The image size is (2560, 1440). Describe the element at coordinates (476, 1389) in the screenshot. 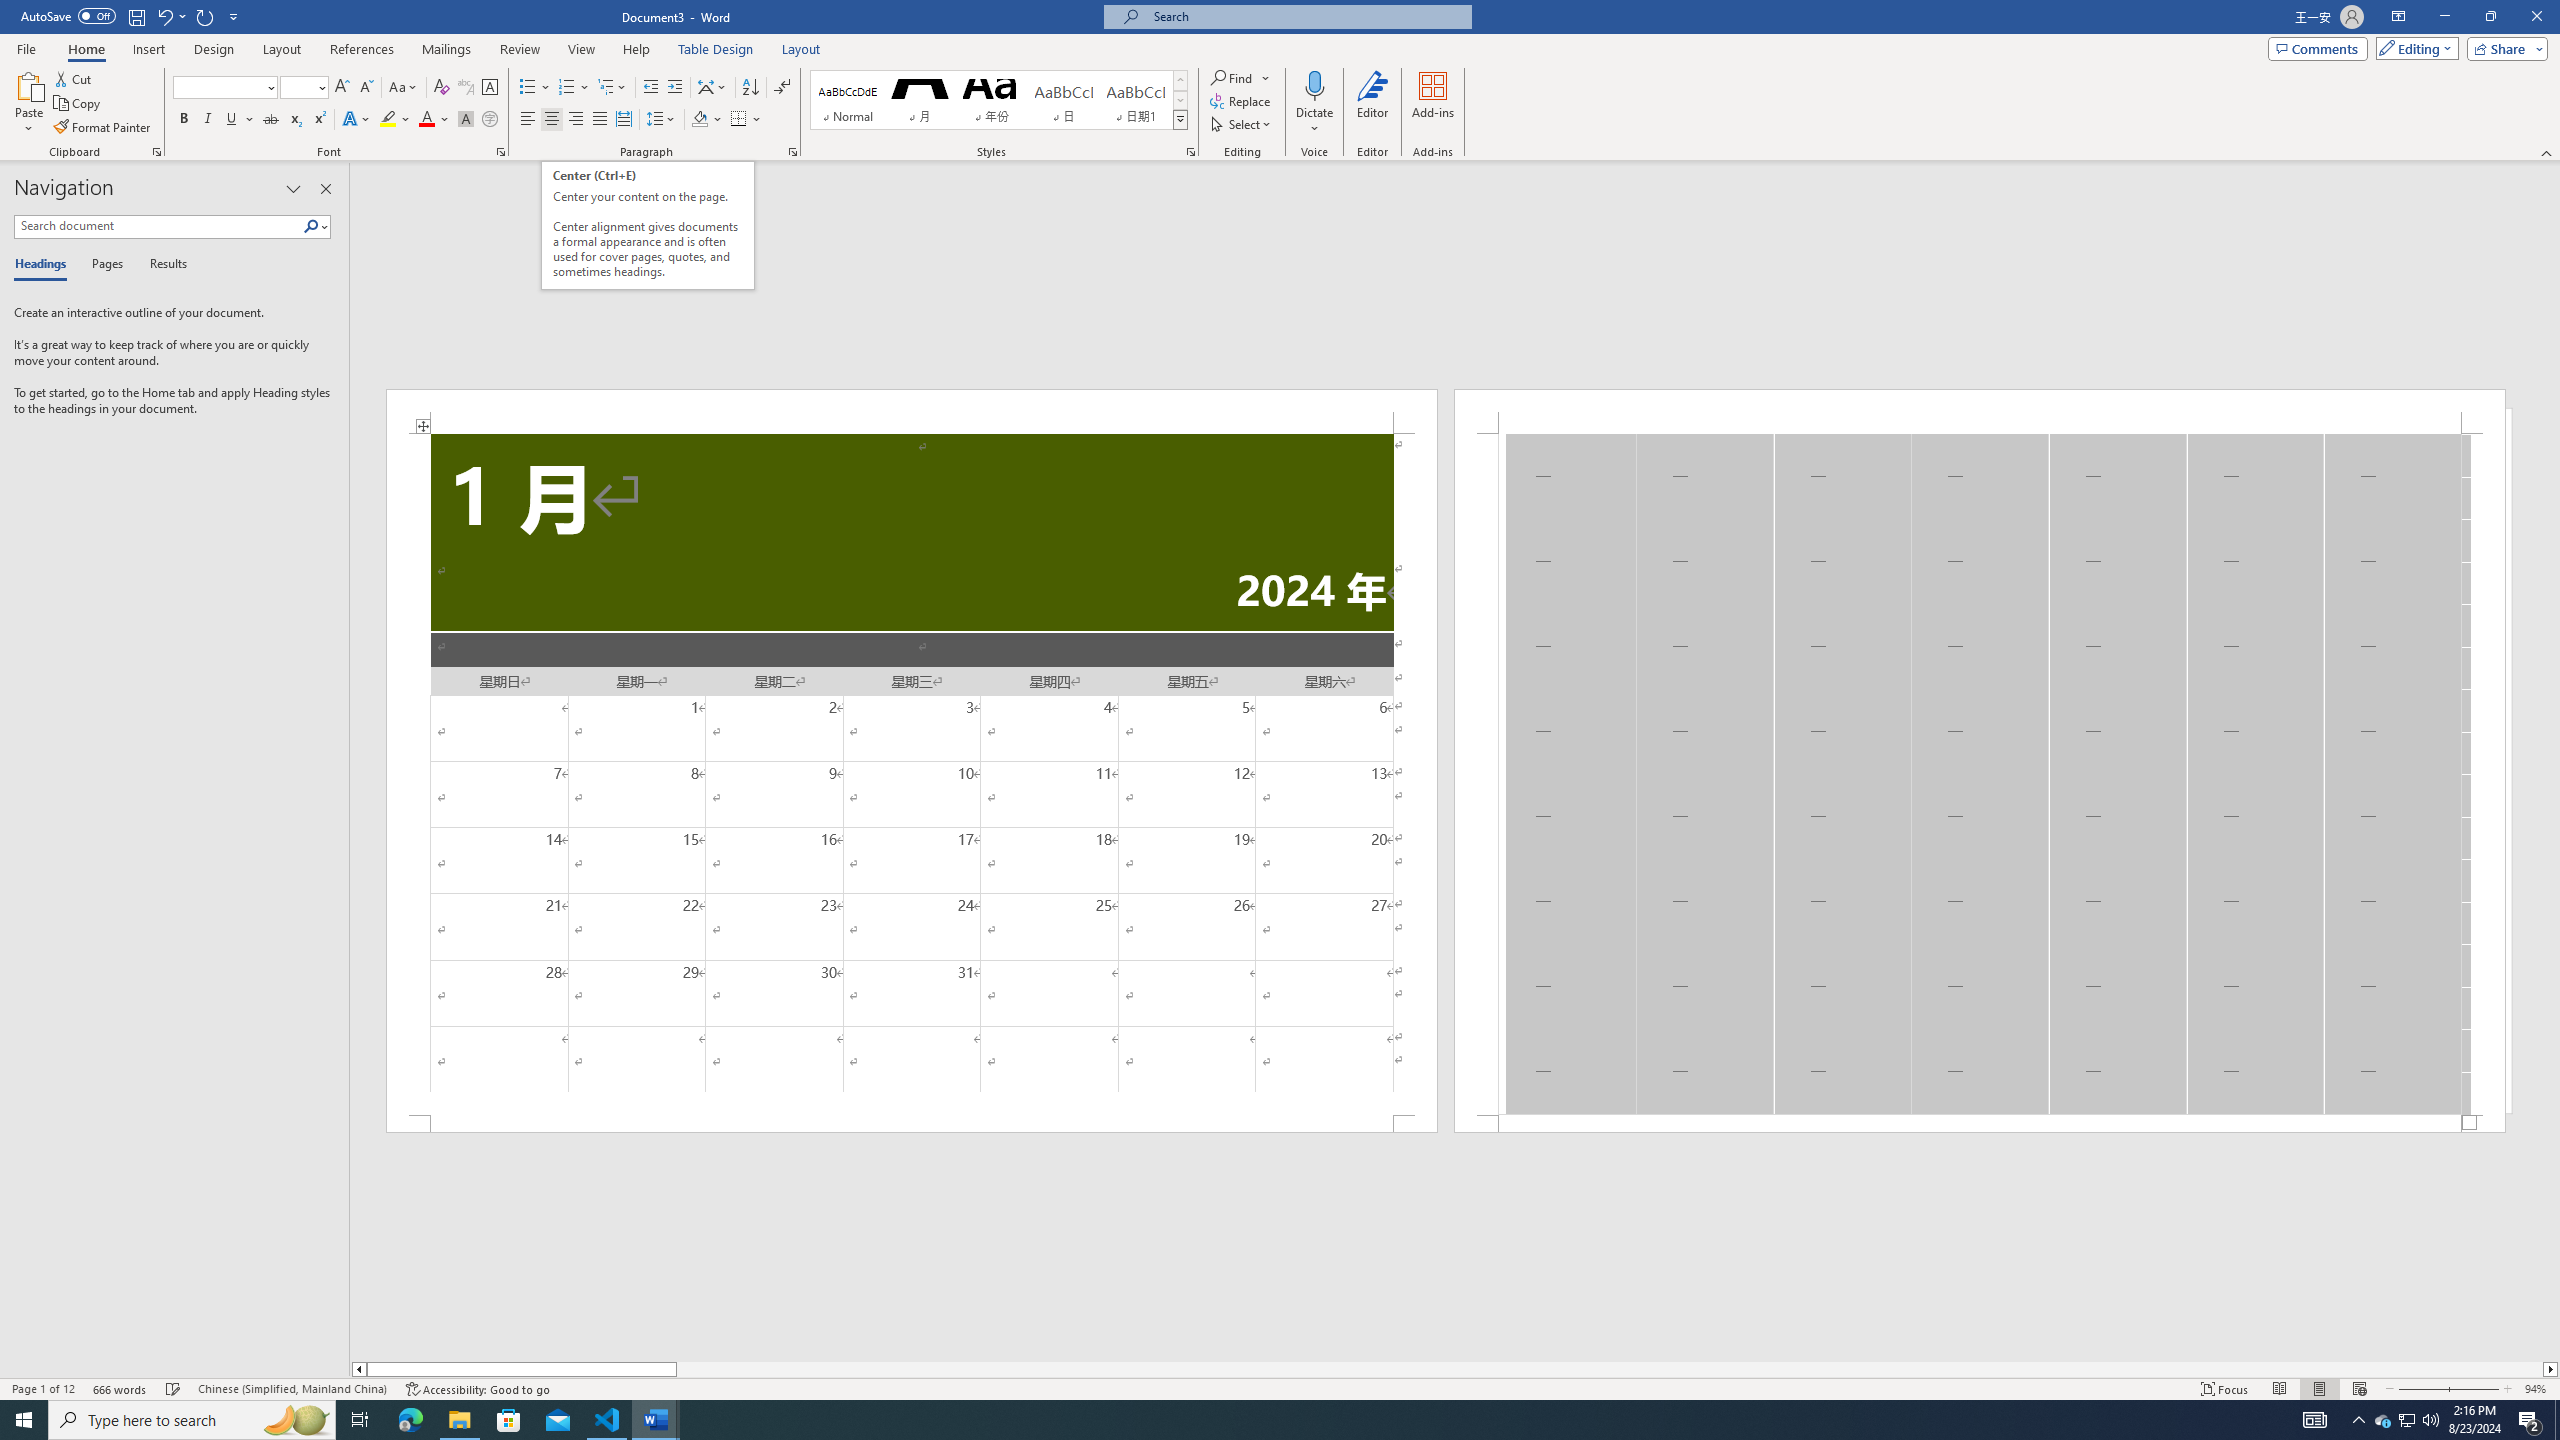

I see `'Accessibility Checker Accessibility: Good to go'` at that location.